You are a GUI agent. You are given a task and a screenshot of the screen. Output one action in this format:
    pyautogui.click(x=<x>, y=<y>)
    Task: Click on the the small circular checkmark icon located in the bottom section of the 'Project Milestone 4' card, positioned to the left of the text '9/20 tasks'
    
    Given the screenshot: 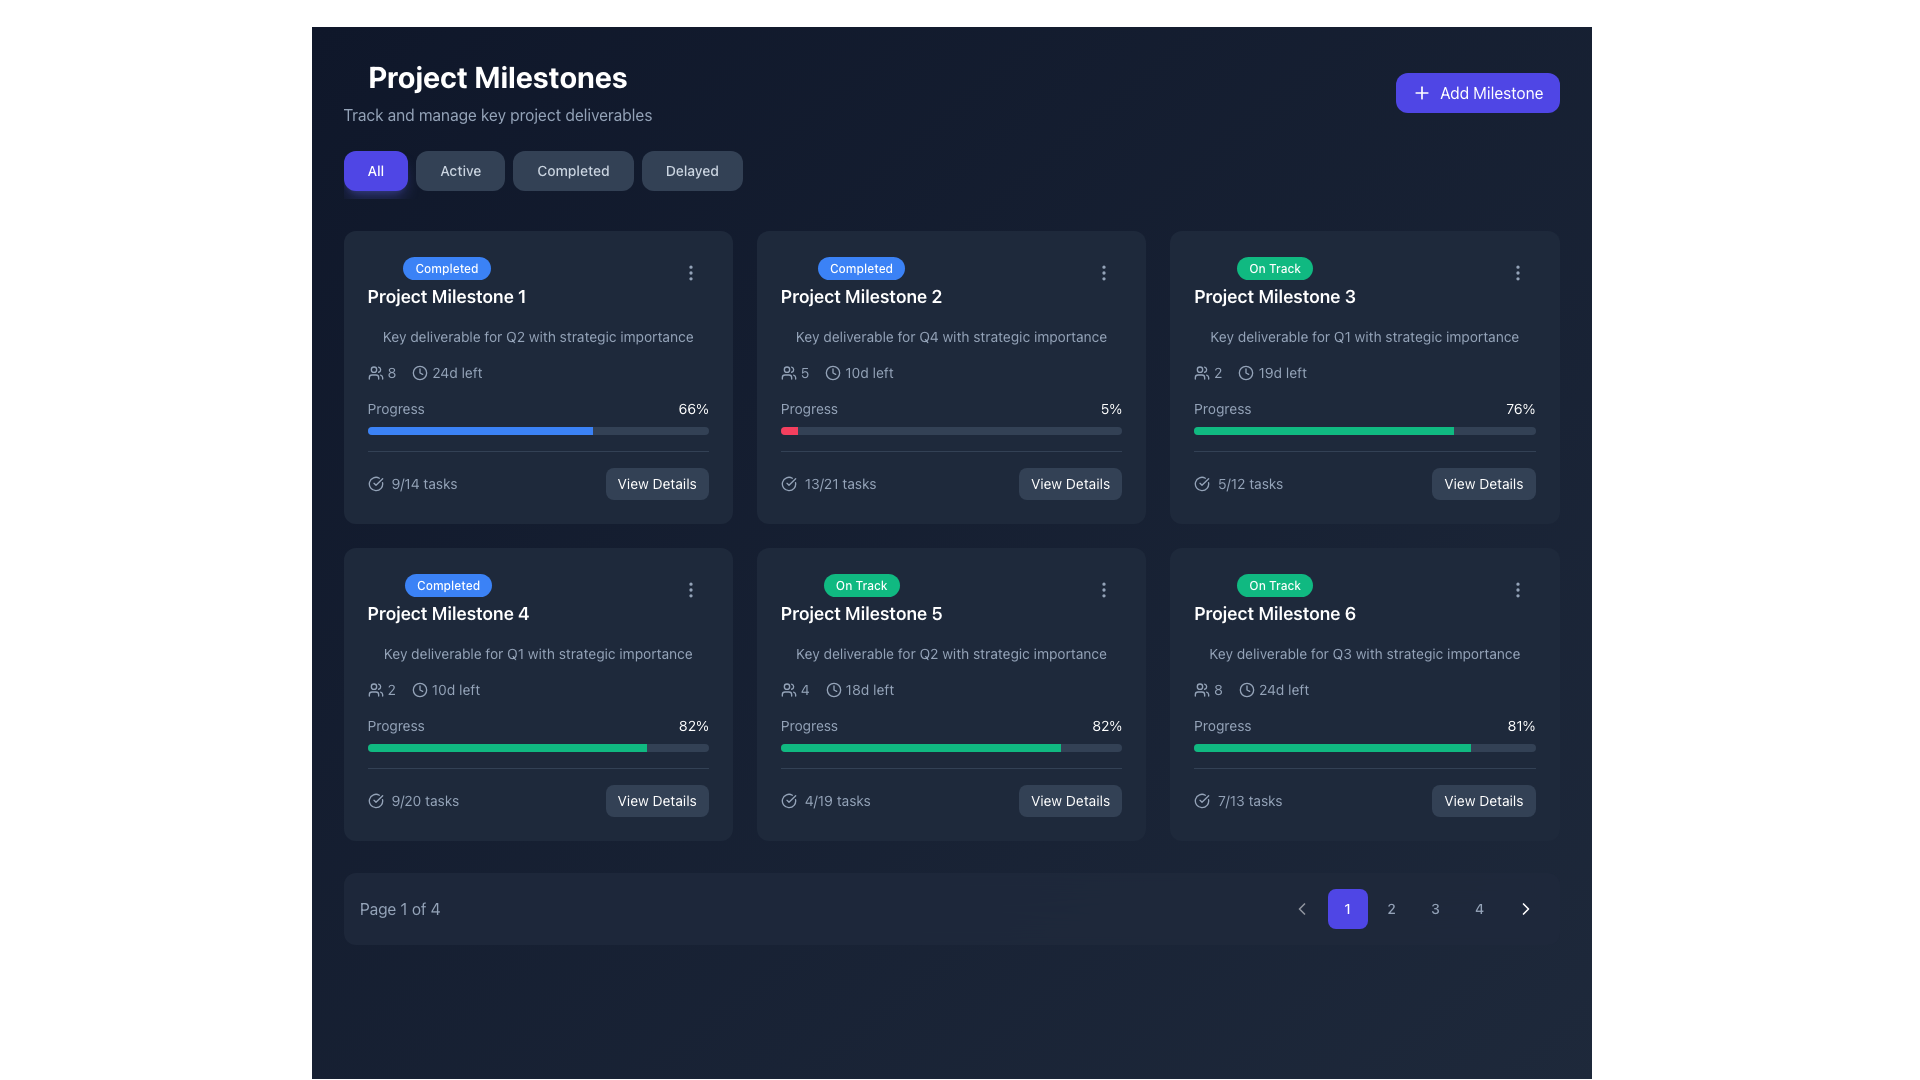 What is the action you would take?
    pyautogui.click(x=375, y=800)
    